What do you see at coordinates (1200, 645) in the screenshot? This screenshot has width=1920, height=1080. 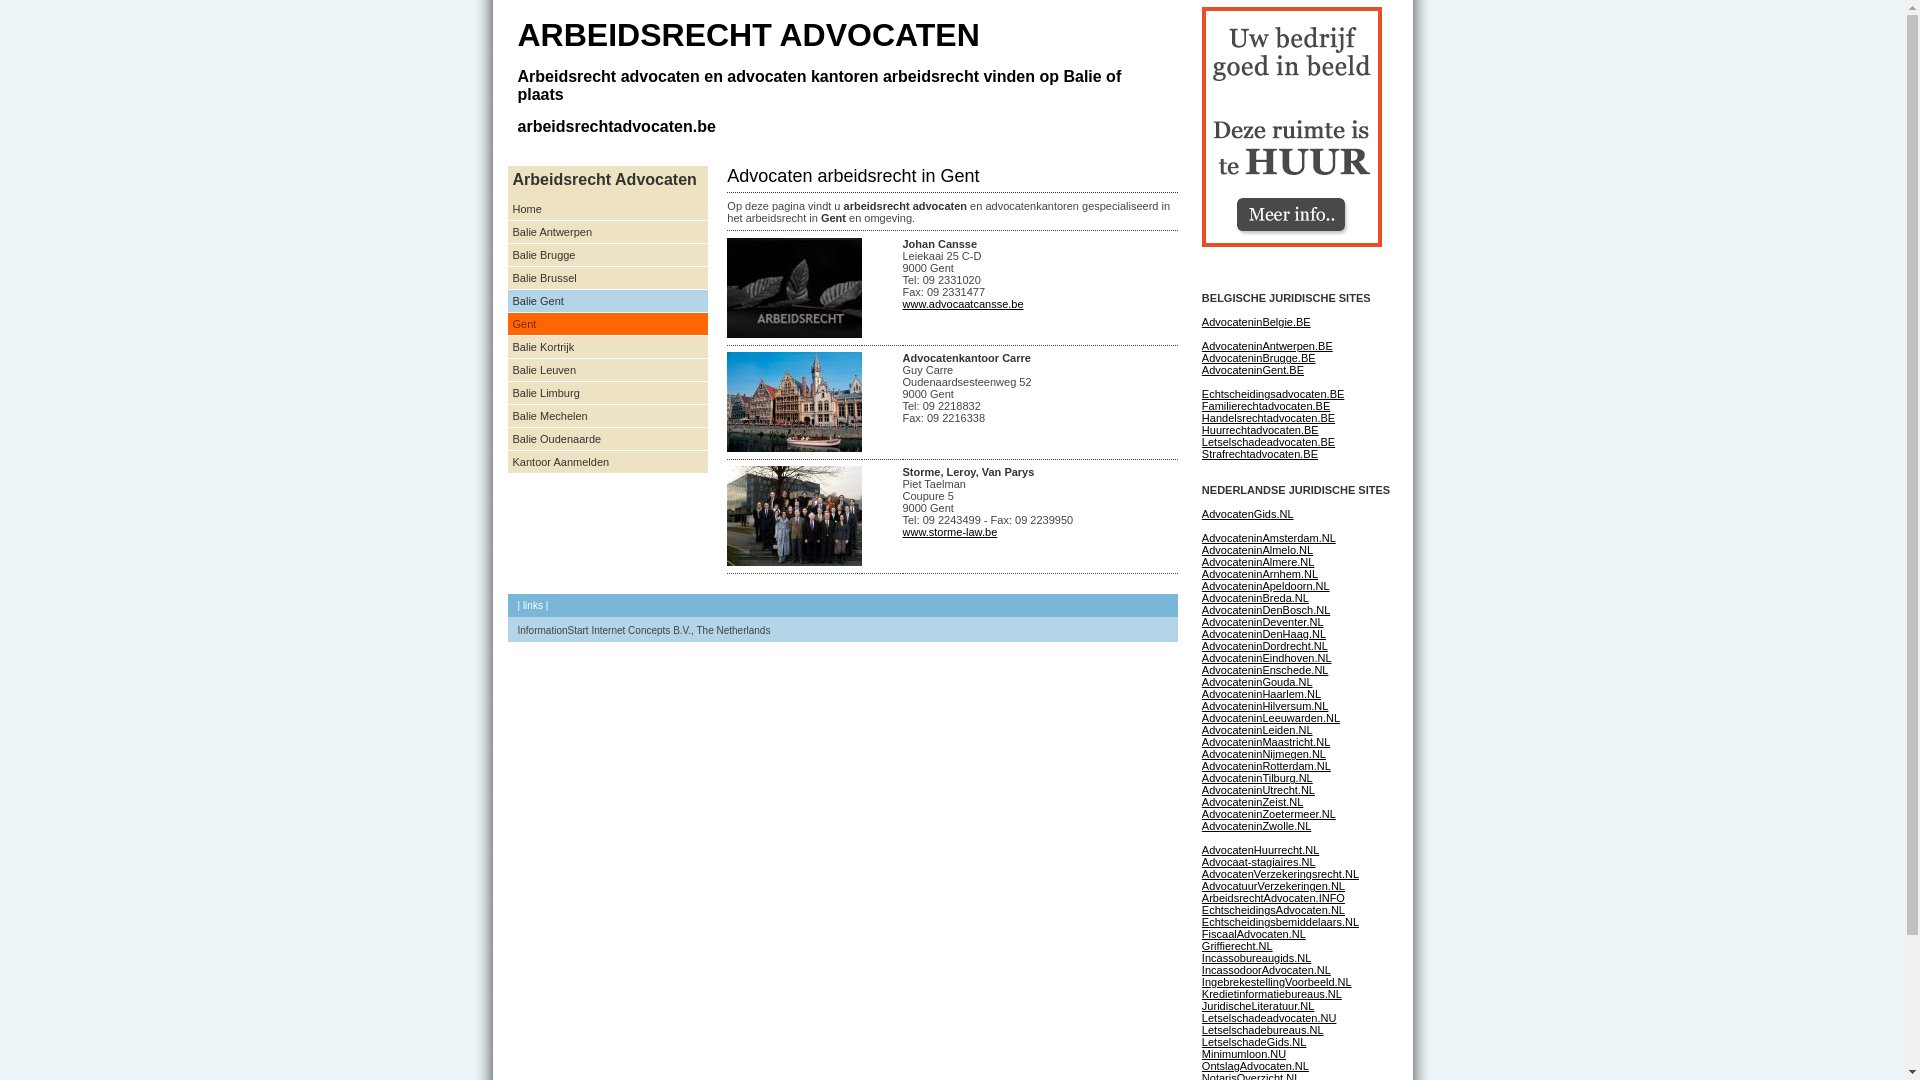 I see `'AdvocateninDordrecht.NL'` at bounding box center [1200, 645].